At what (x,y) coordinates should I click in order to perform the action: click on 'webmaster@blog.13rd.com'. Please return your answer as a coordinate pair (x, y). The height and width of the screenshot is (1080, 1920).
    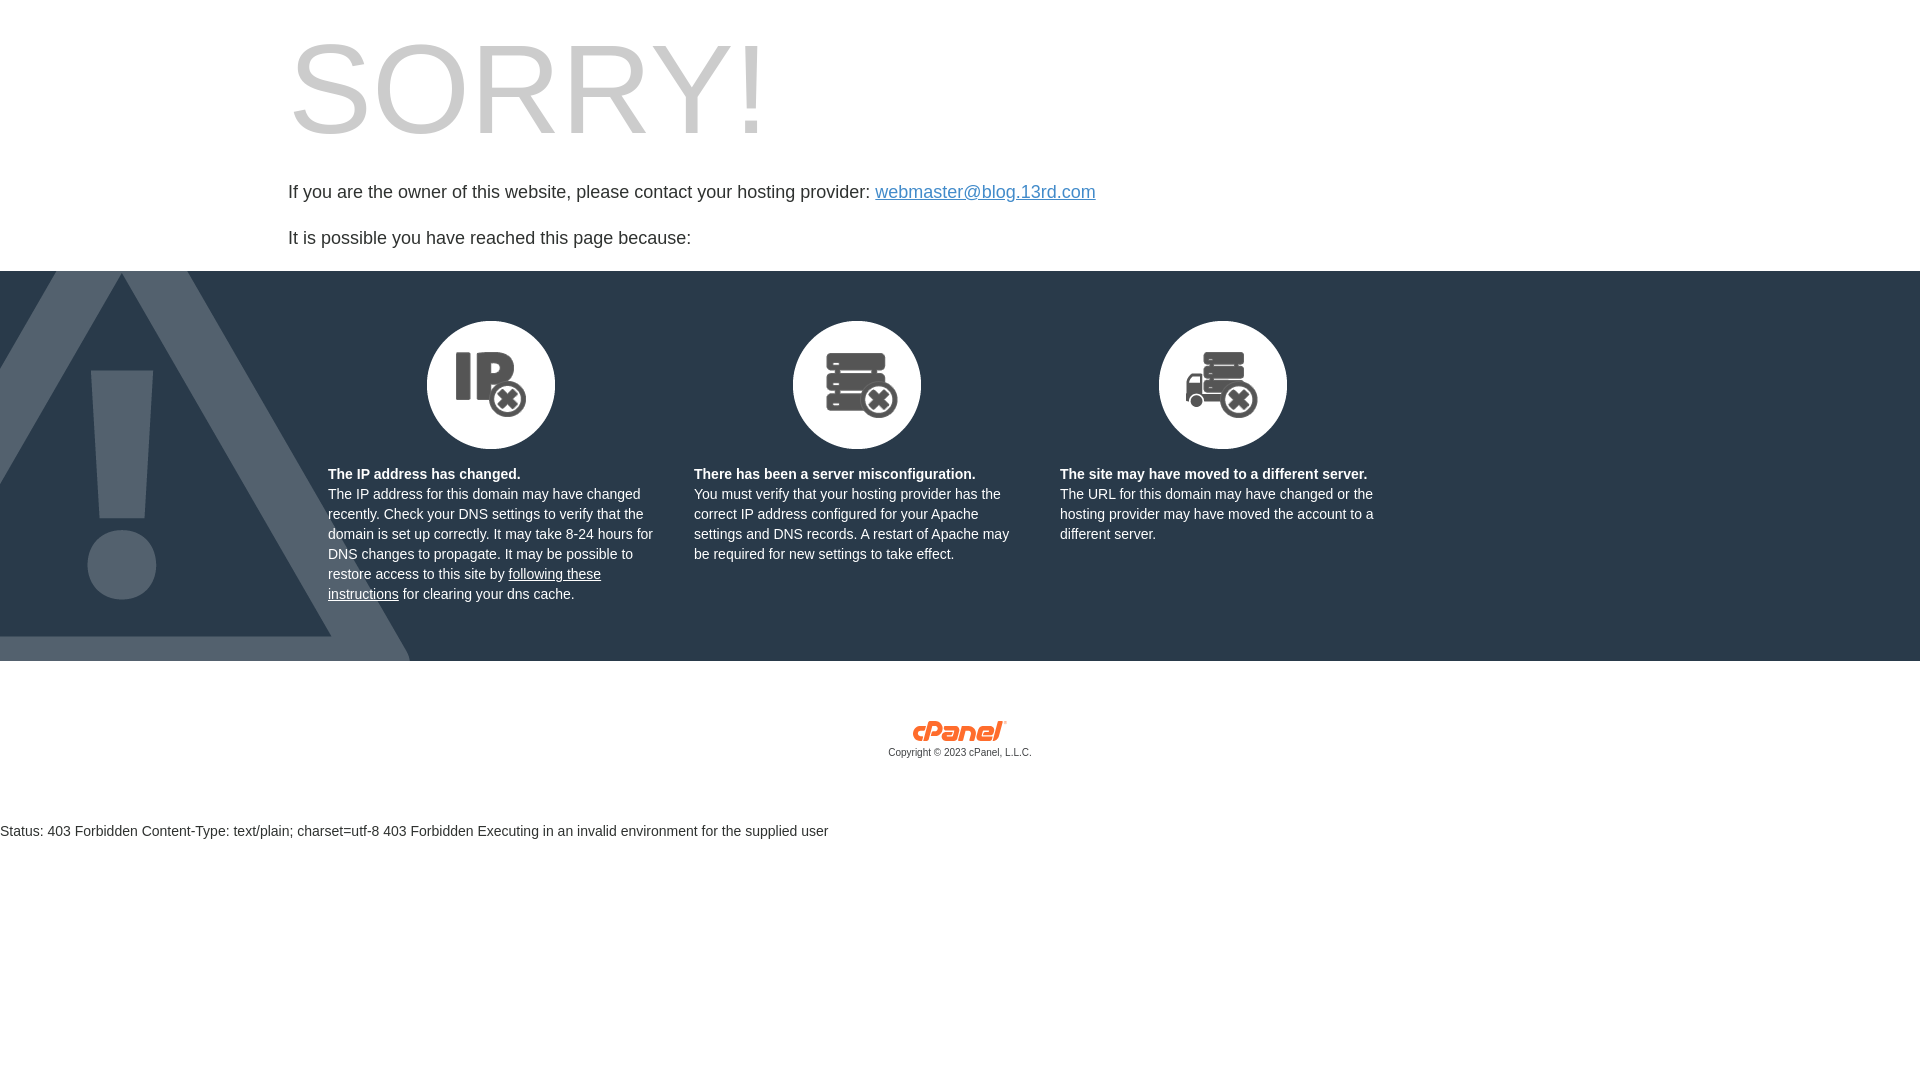
    Looking at the image, I should click on (984, 192).